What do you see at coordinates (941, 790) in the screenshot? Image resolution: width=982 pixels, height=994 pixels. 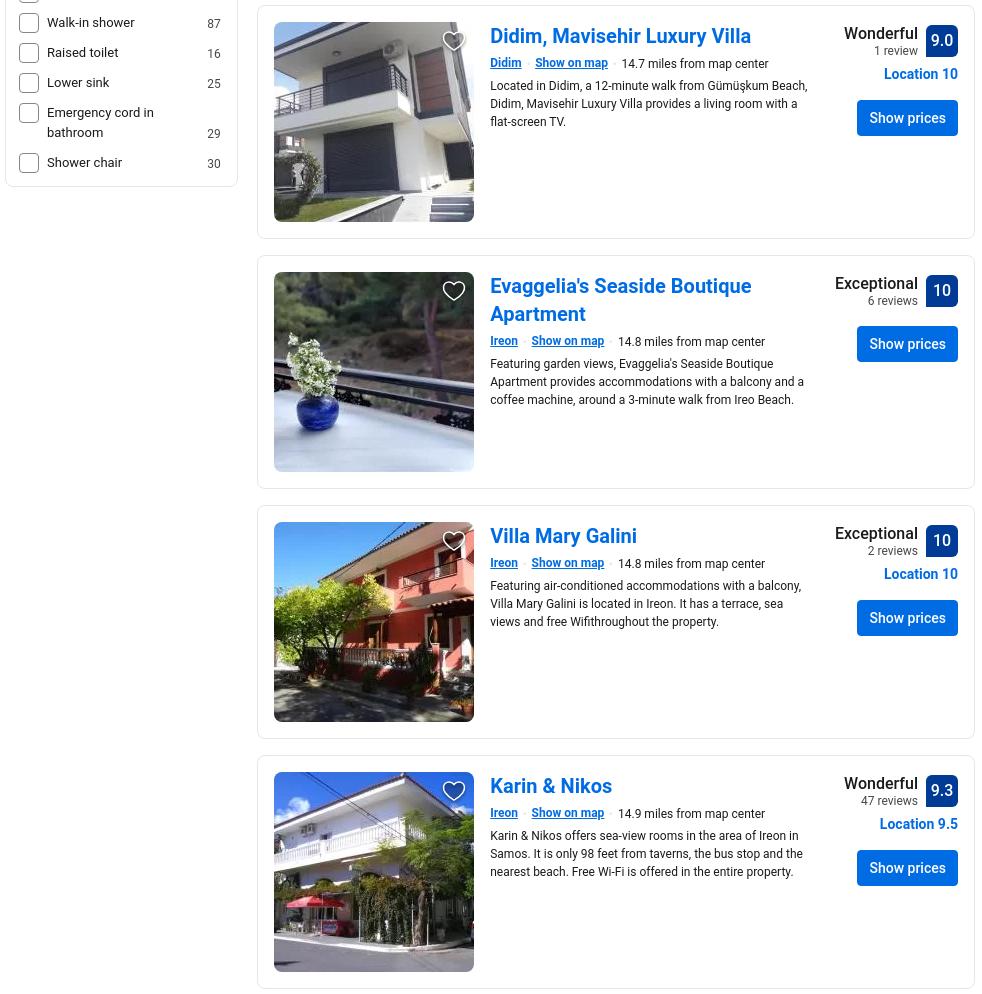 I see `'9.3'` at bounding box center [941, 790].